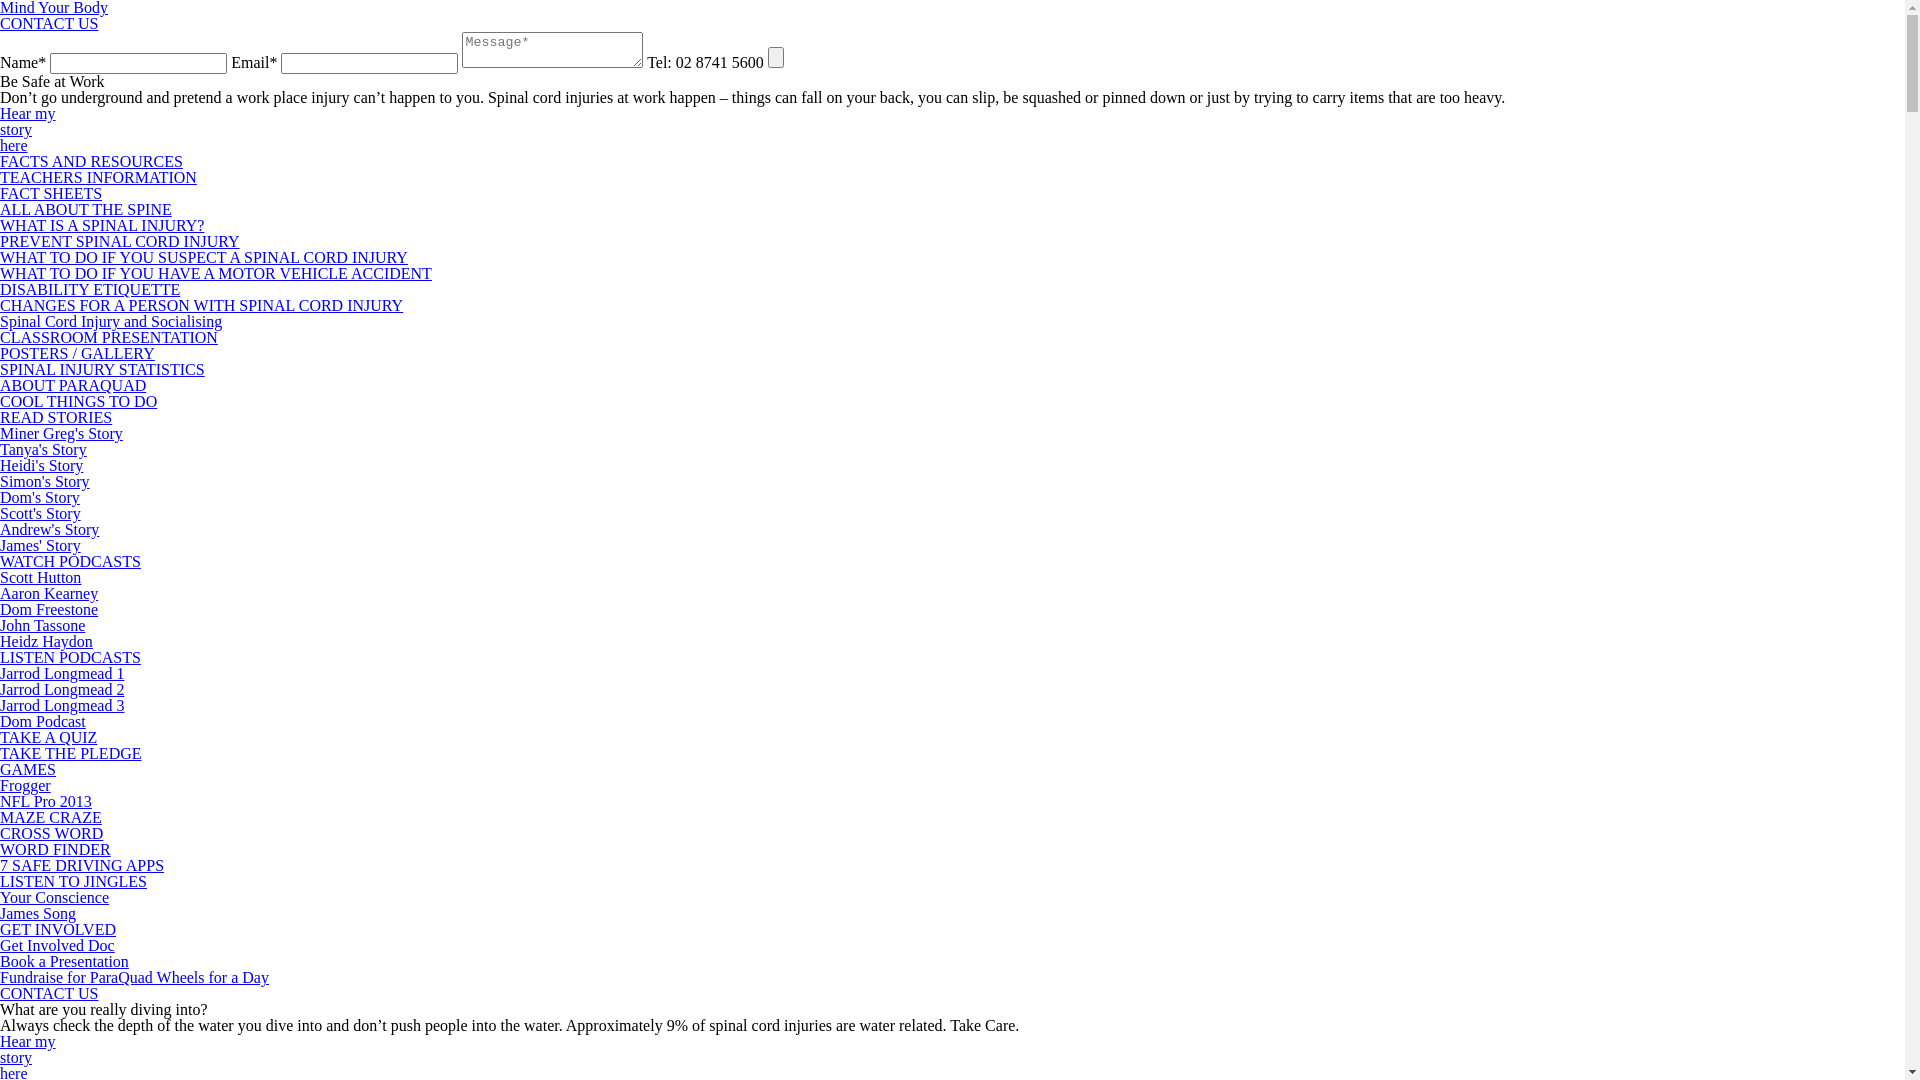 Image resolution: width=1920 pixels, height=1080 pixels. I want to click on 'CONTACT US', so click(48, 993).